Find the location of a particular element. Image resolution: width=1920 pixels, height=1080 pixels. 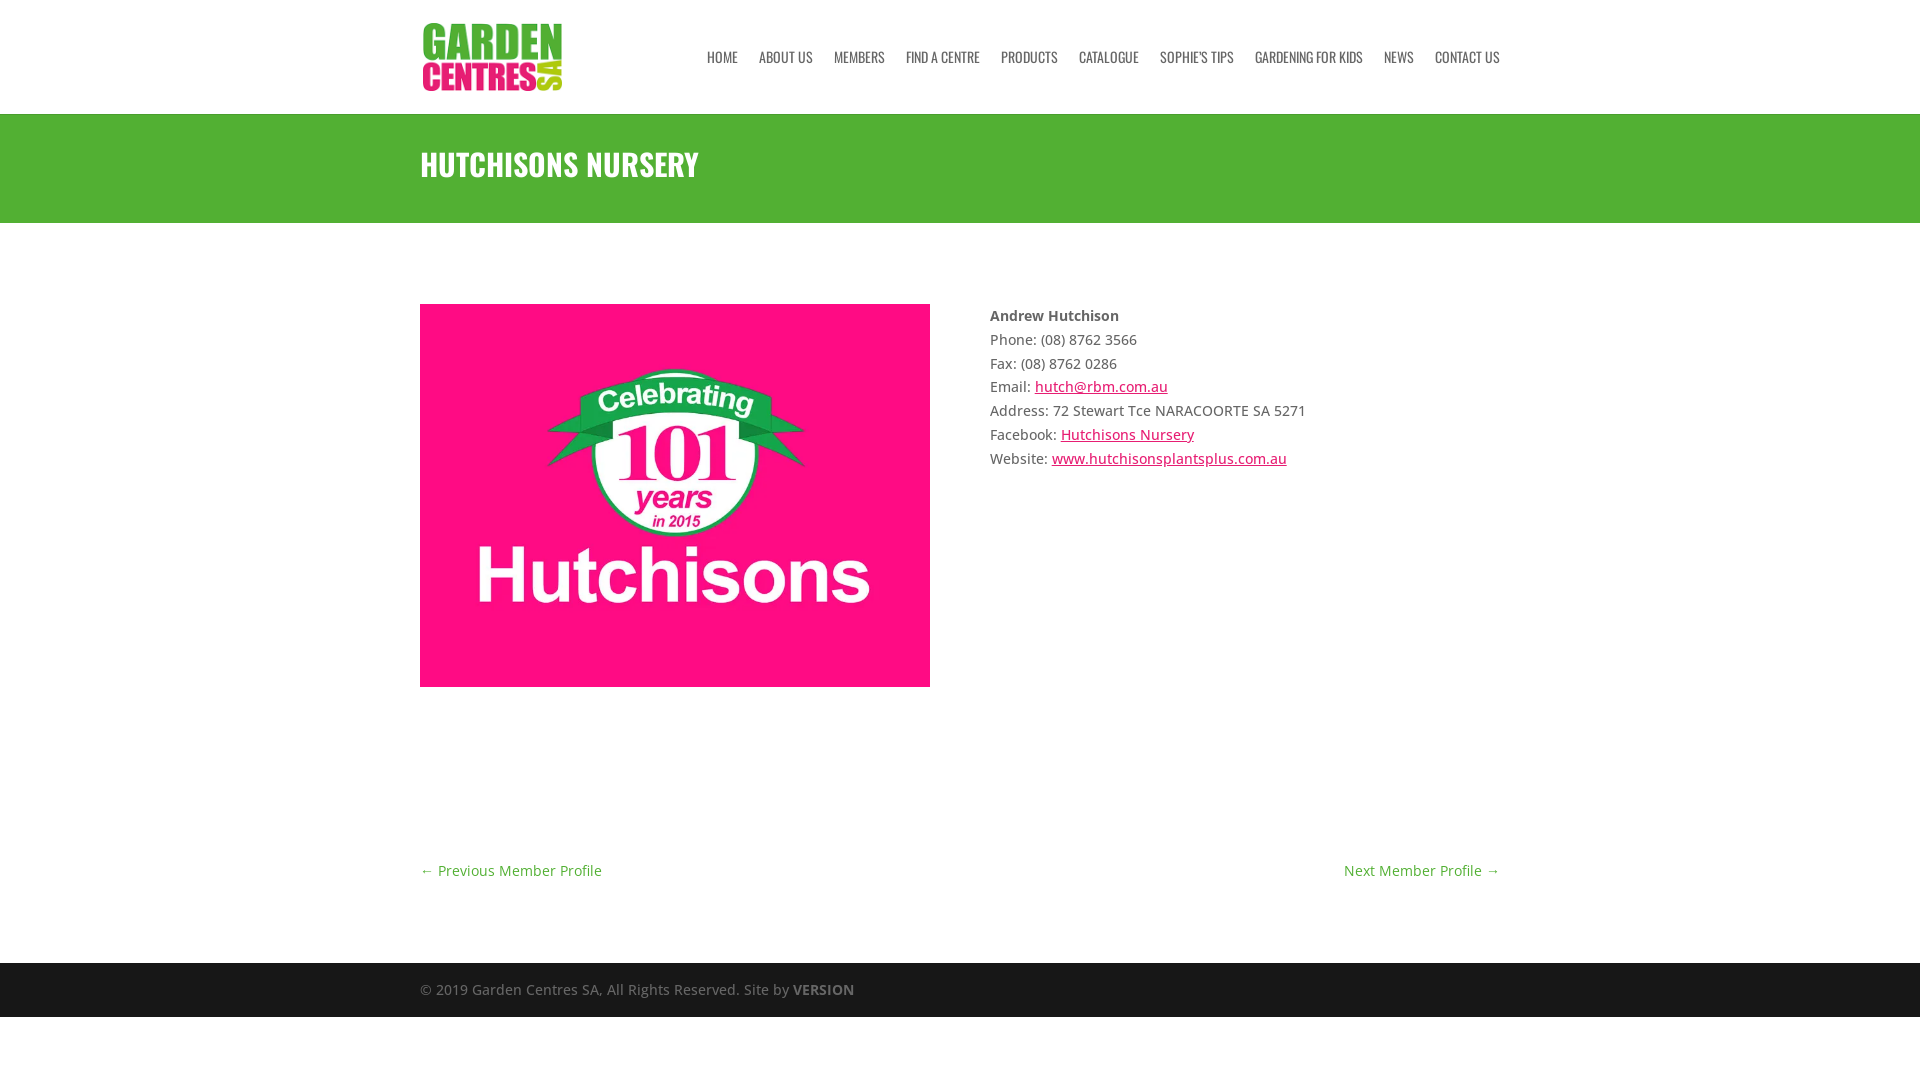

'NEWS' is located at coordinates (1382, 80).